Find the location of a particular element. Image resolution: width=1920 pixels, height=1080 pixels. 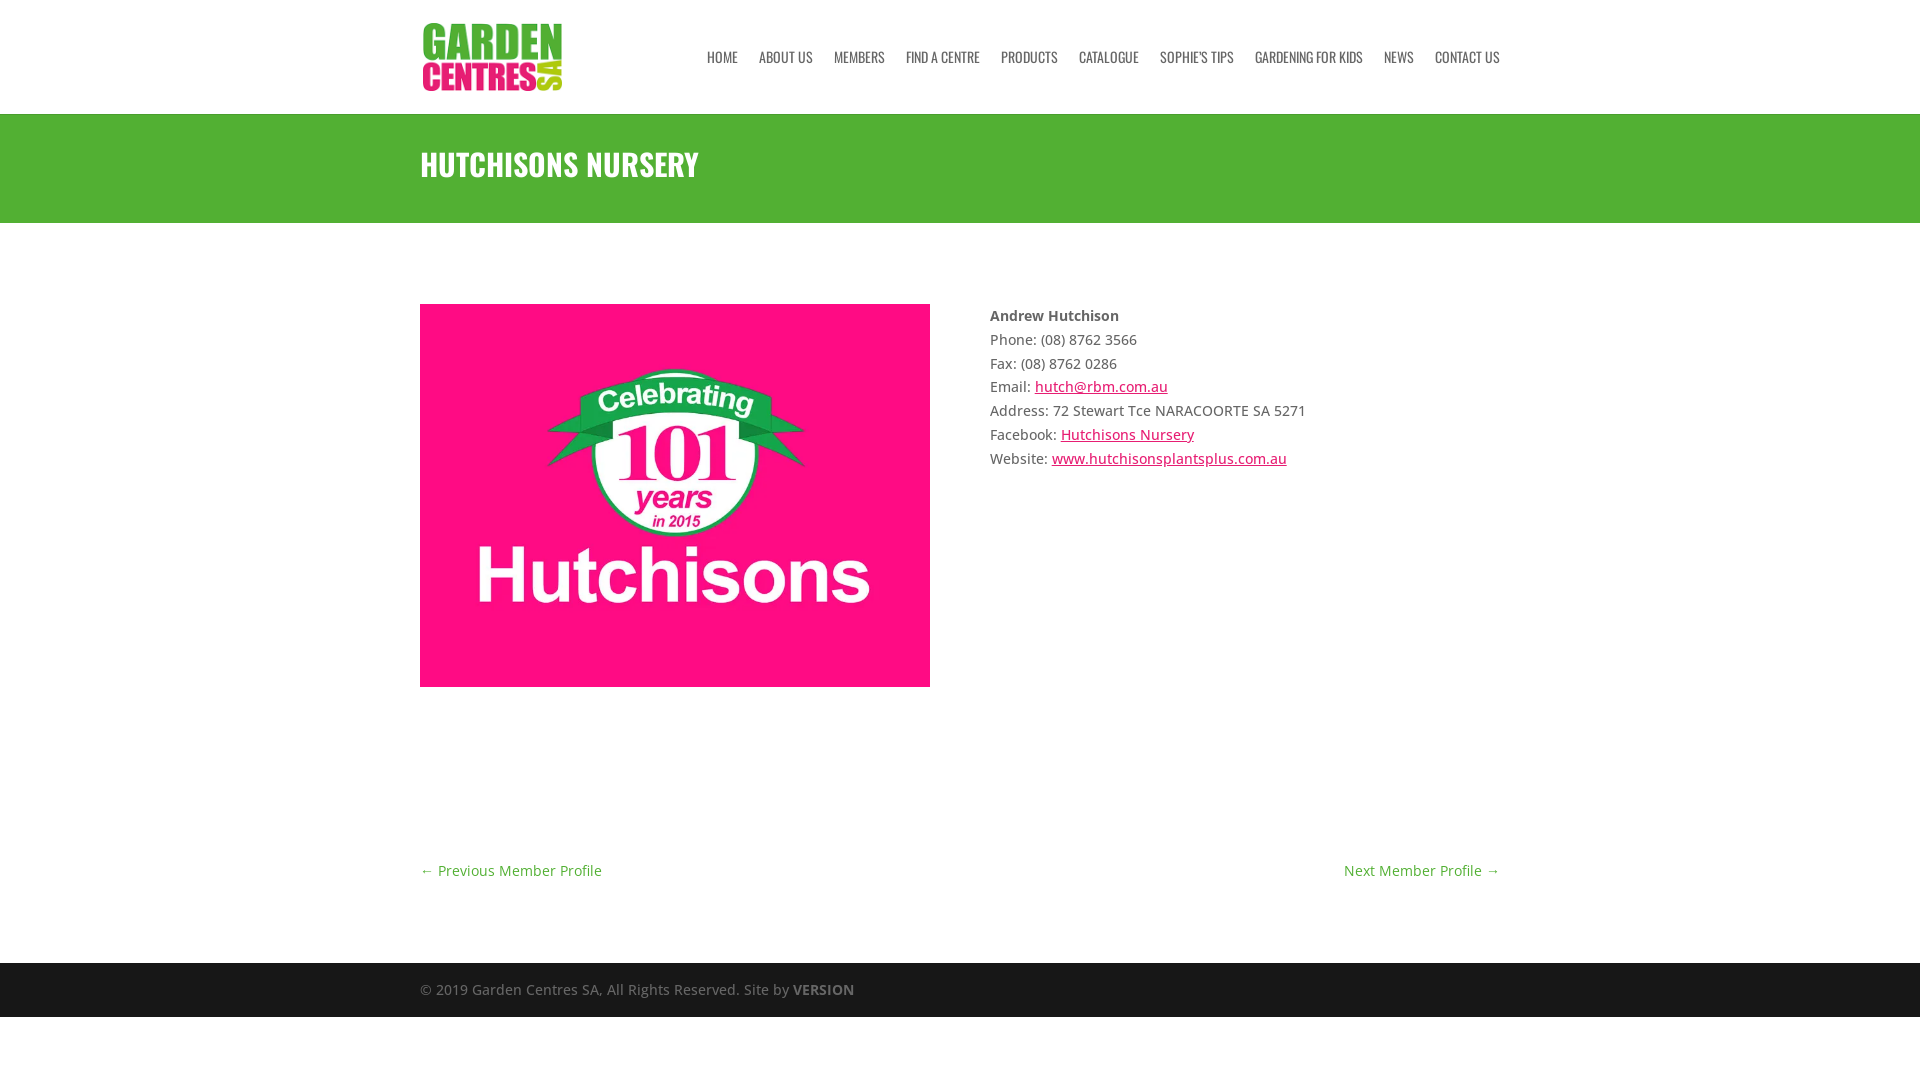

'NEWS' is located at coordinates (1382, 80).